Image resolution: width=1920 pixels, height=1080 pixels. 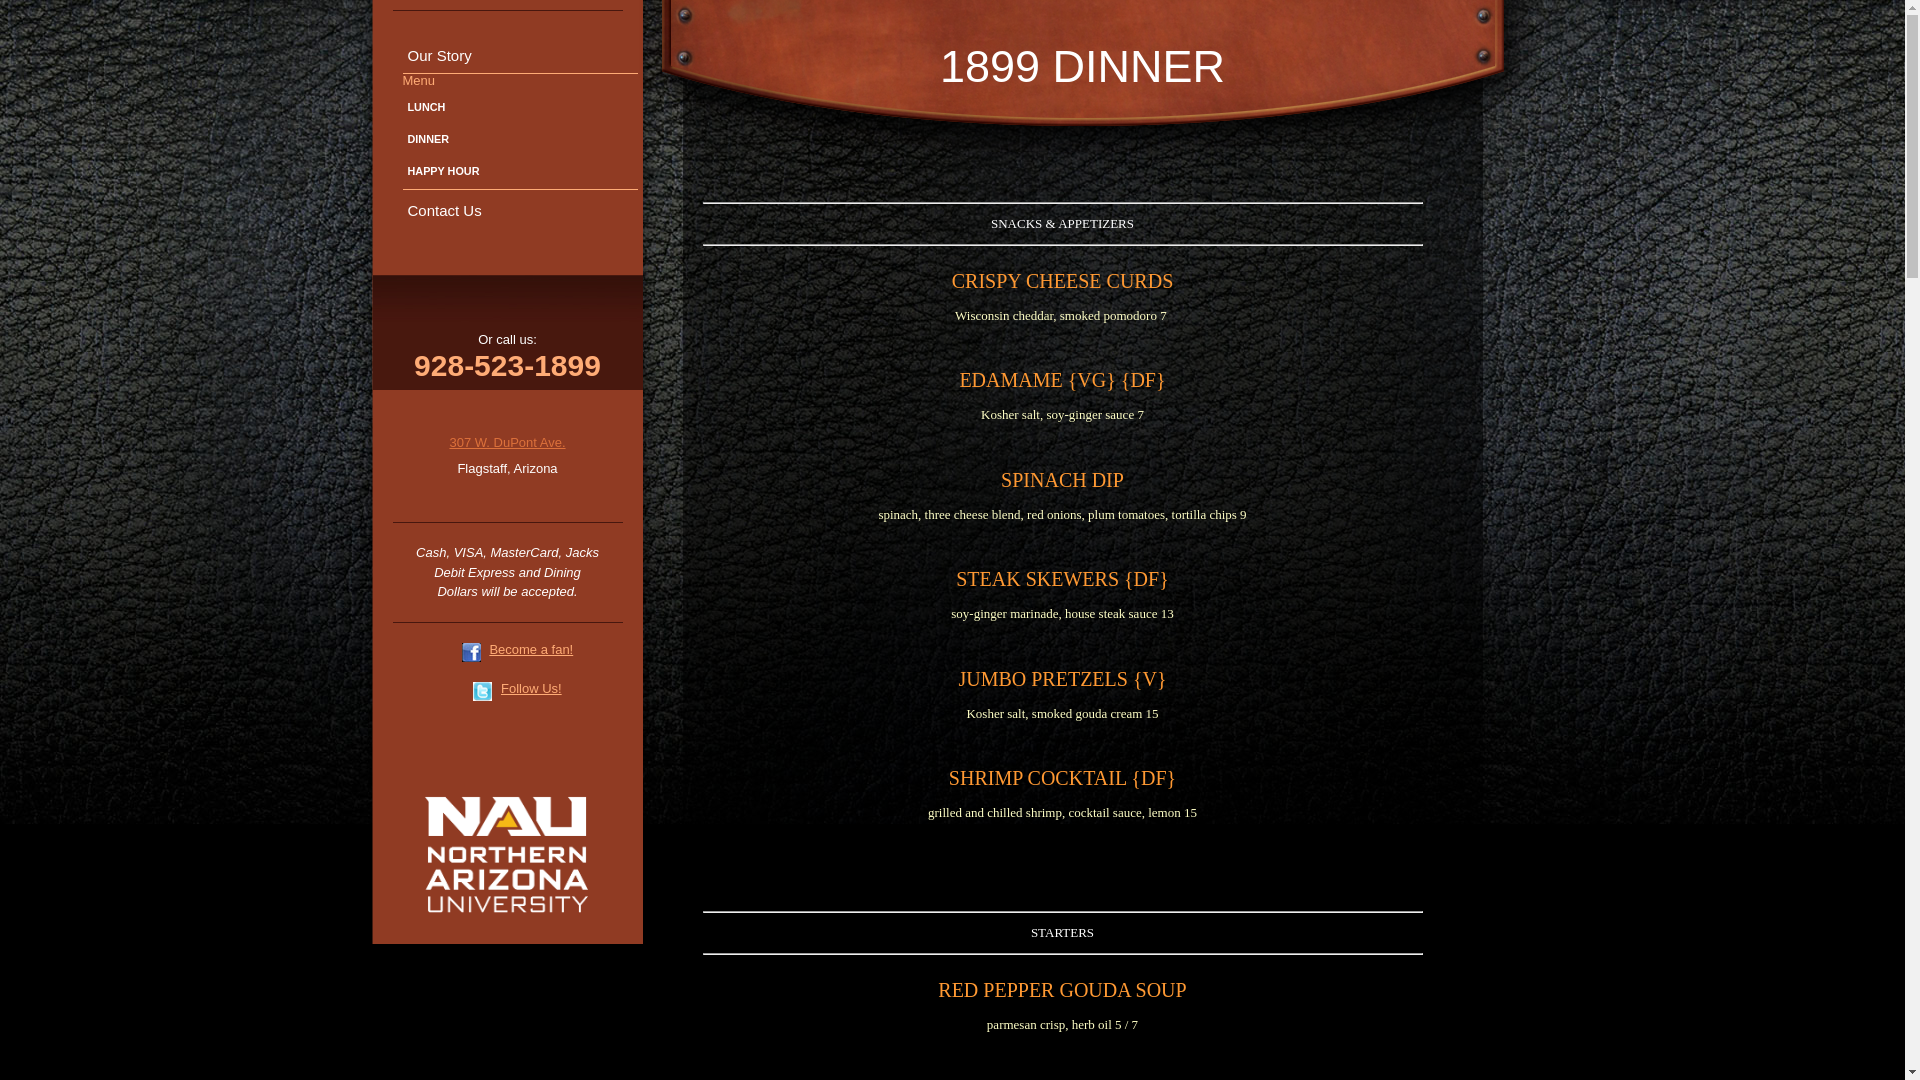 What do you see at coordinates (507, 441) in the screenshot?
I see `'307 W. DuPont Ave.'` at bounding box center [507, 441].